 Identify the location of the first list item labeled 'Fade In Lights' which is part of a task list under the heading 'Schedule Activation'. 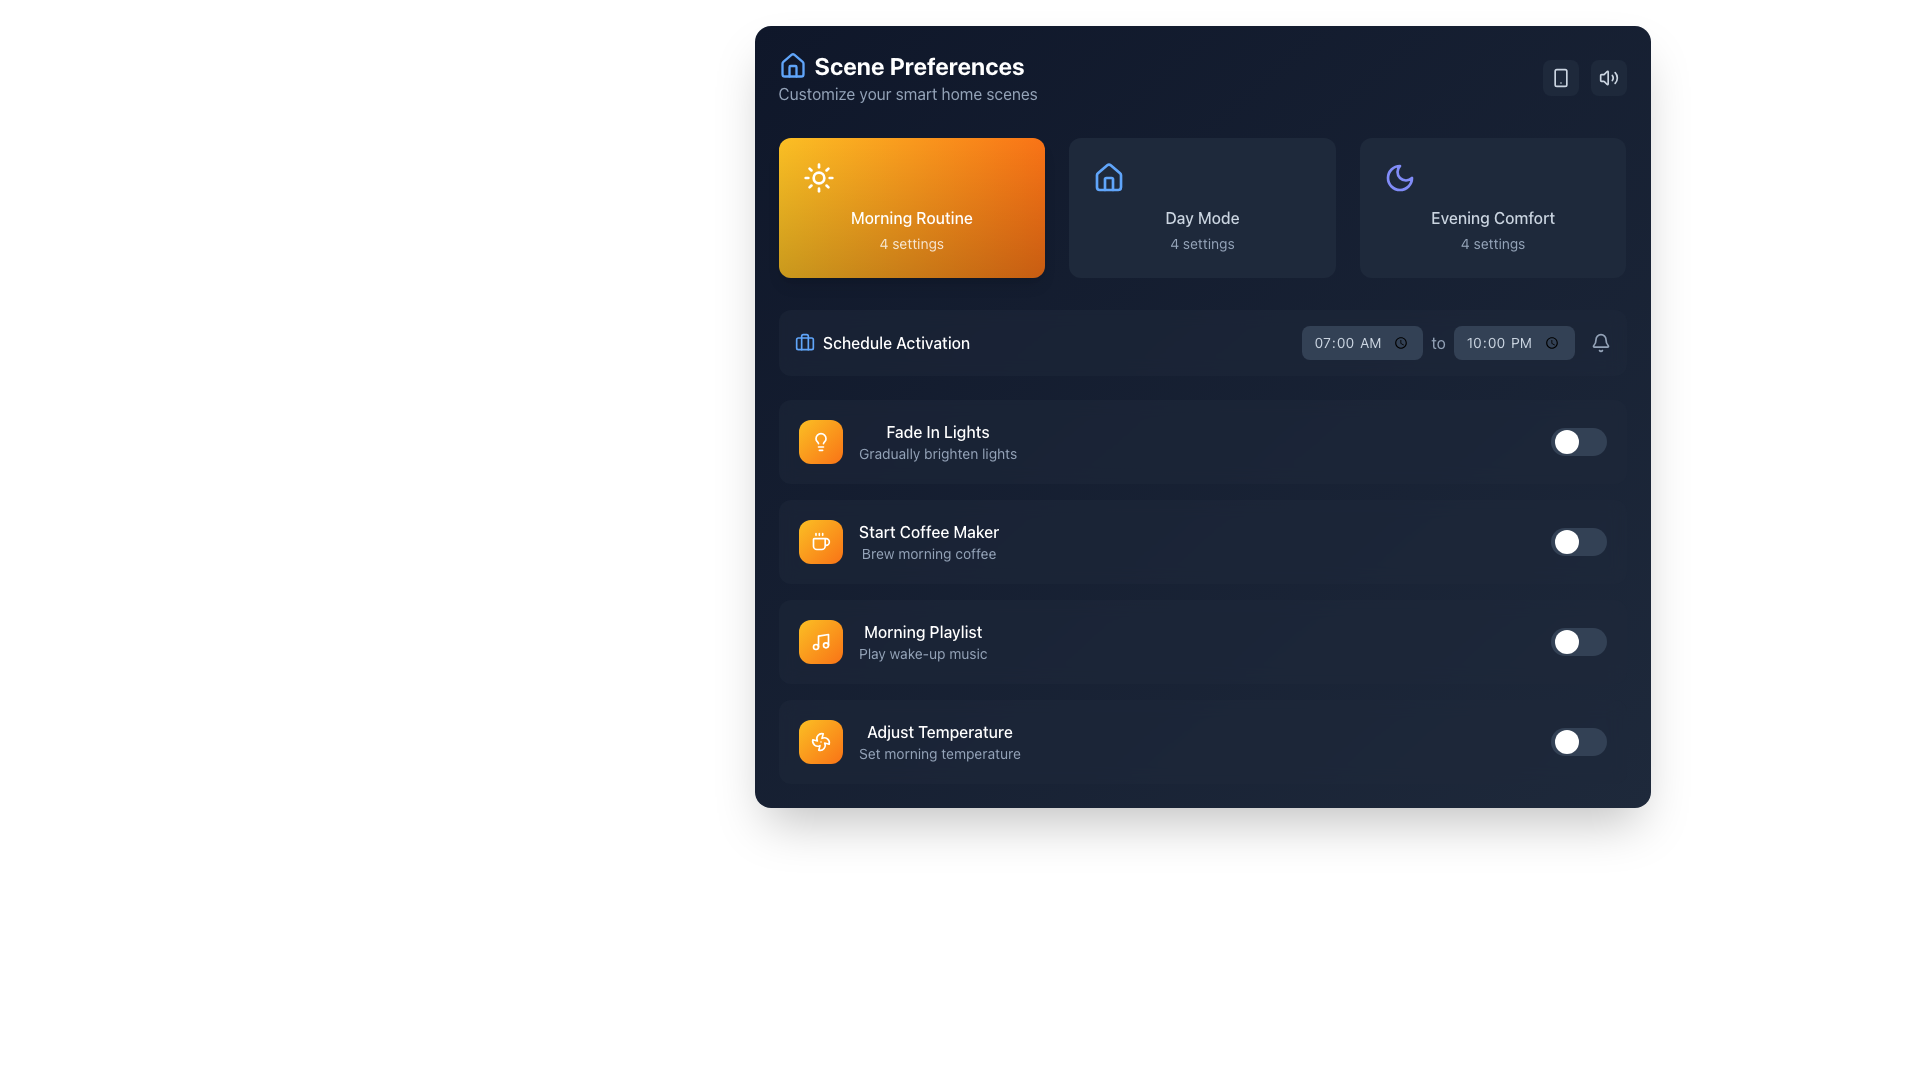
(936, 441).